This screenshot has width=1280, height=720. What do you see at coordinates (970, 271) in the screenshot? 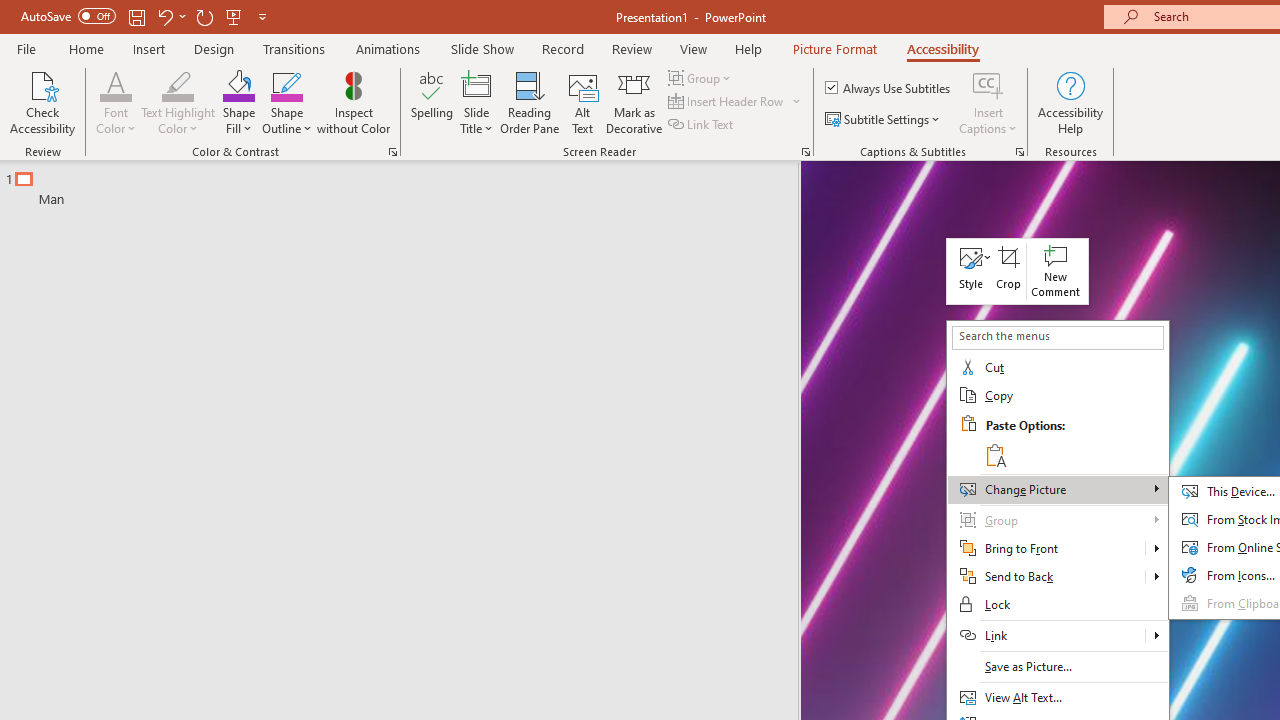
I see `'Style'` at bounding box center [970, 271].